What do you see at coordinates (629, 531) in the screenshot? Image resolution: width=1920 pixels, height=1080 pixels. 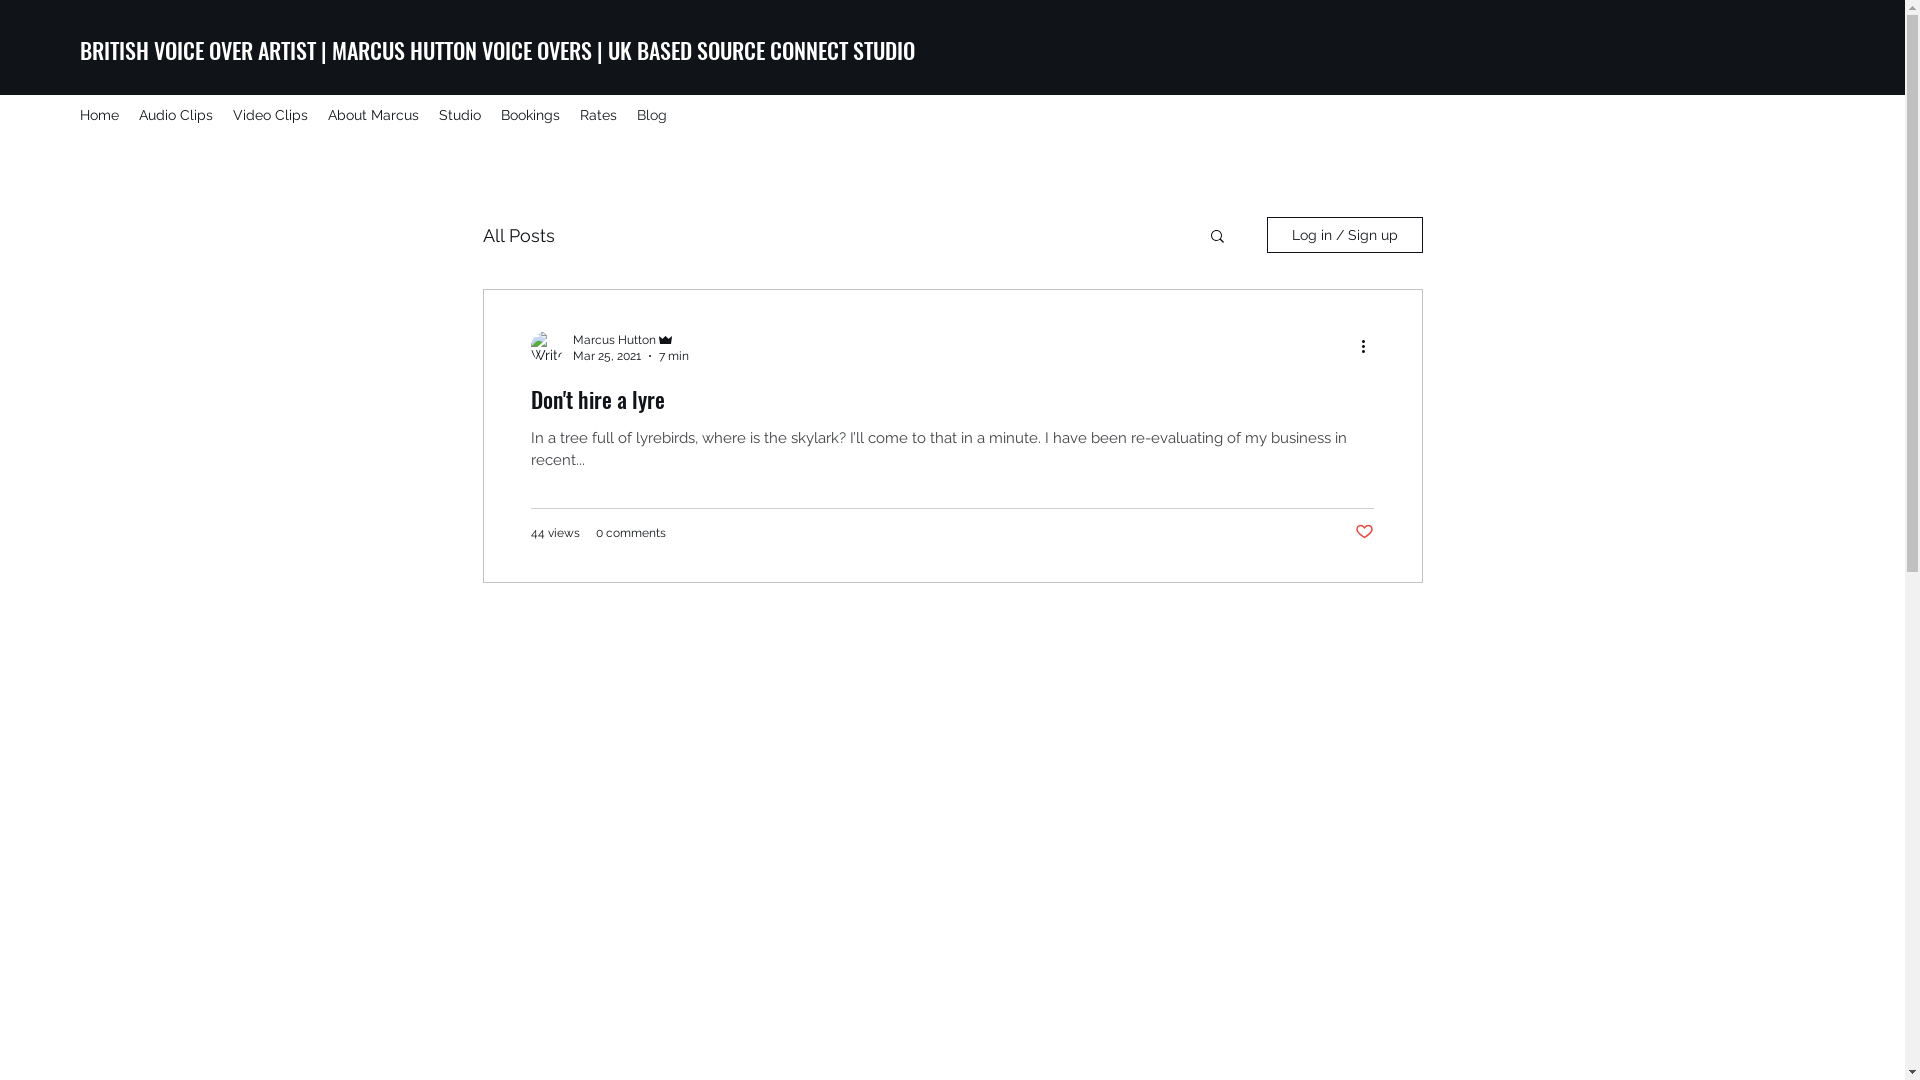 I see `'0 comments'` at bounding box center [629, 531].